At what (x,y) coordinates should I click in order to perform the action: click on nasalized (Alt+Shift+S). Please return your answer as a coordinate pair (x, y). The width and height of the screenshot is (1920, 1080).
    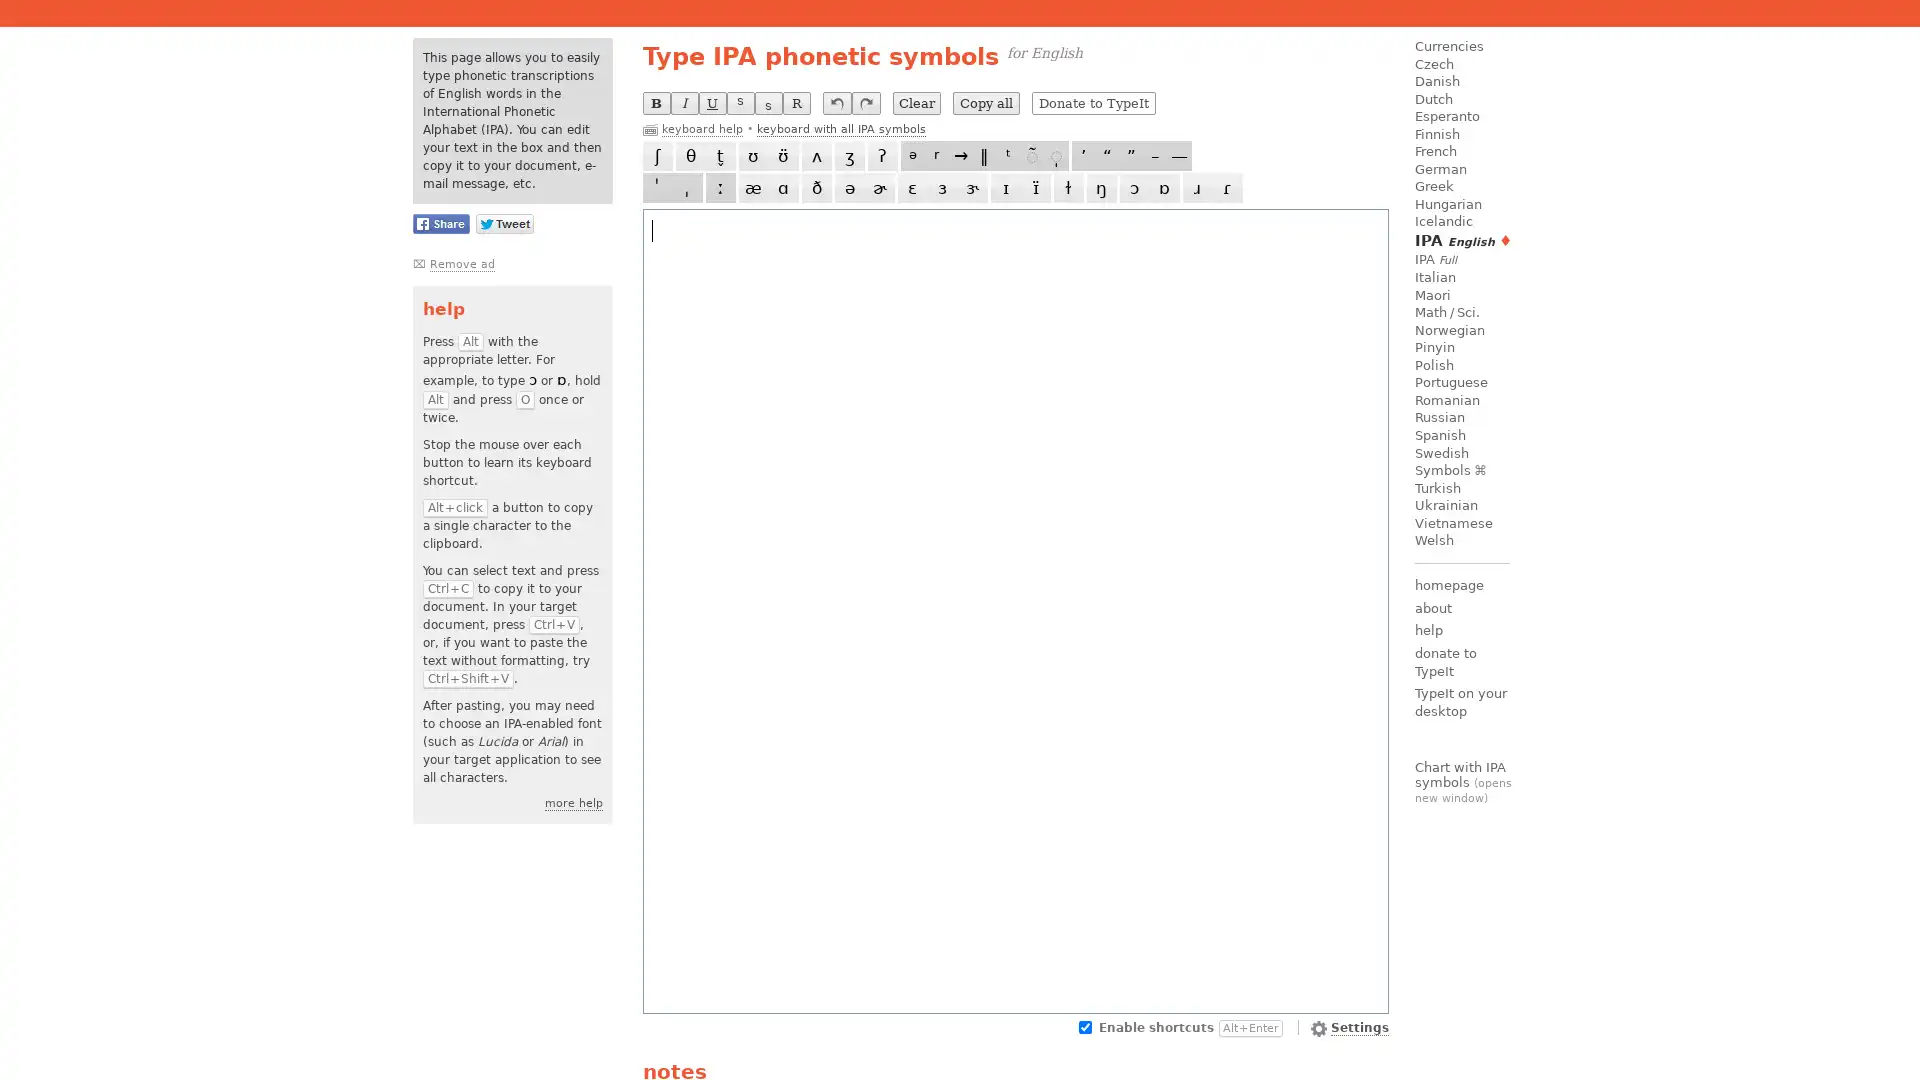
    Looking at the image, I should click on (1032, 153).